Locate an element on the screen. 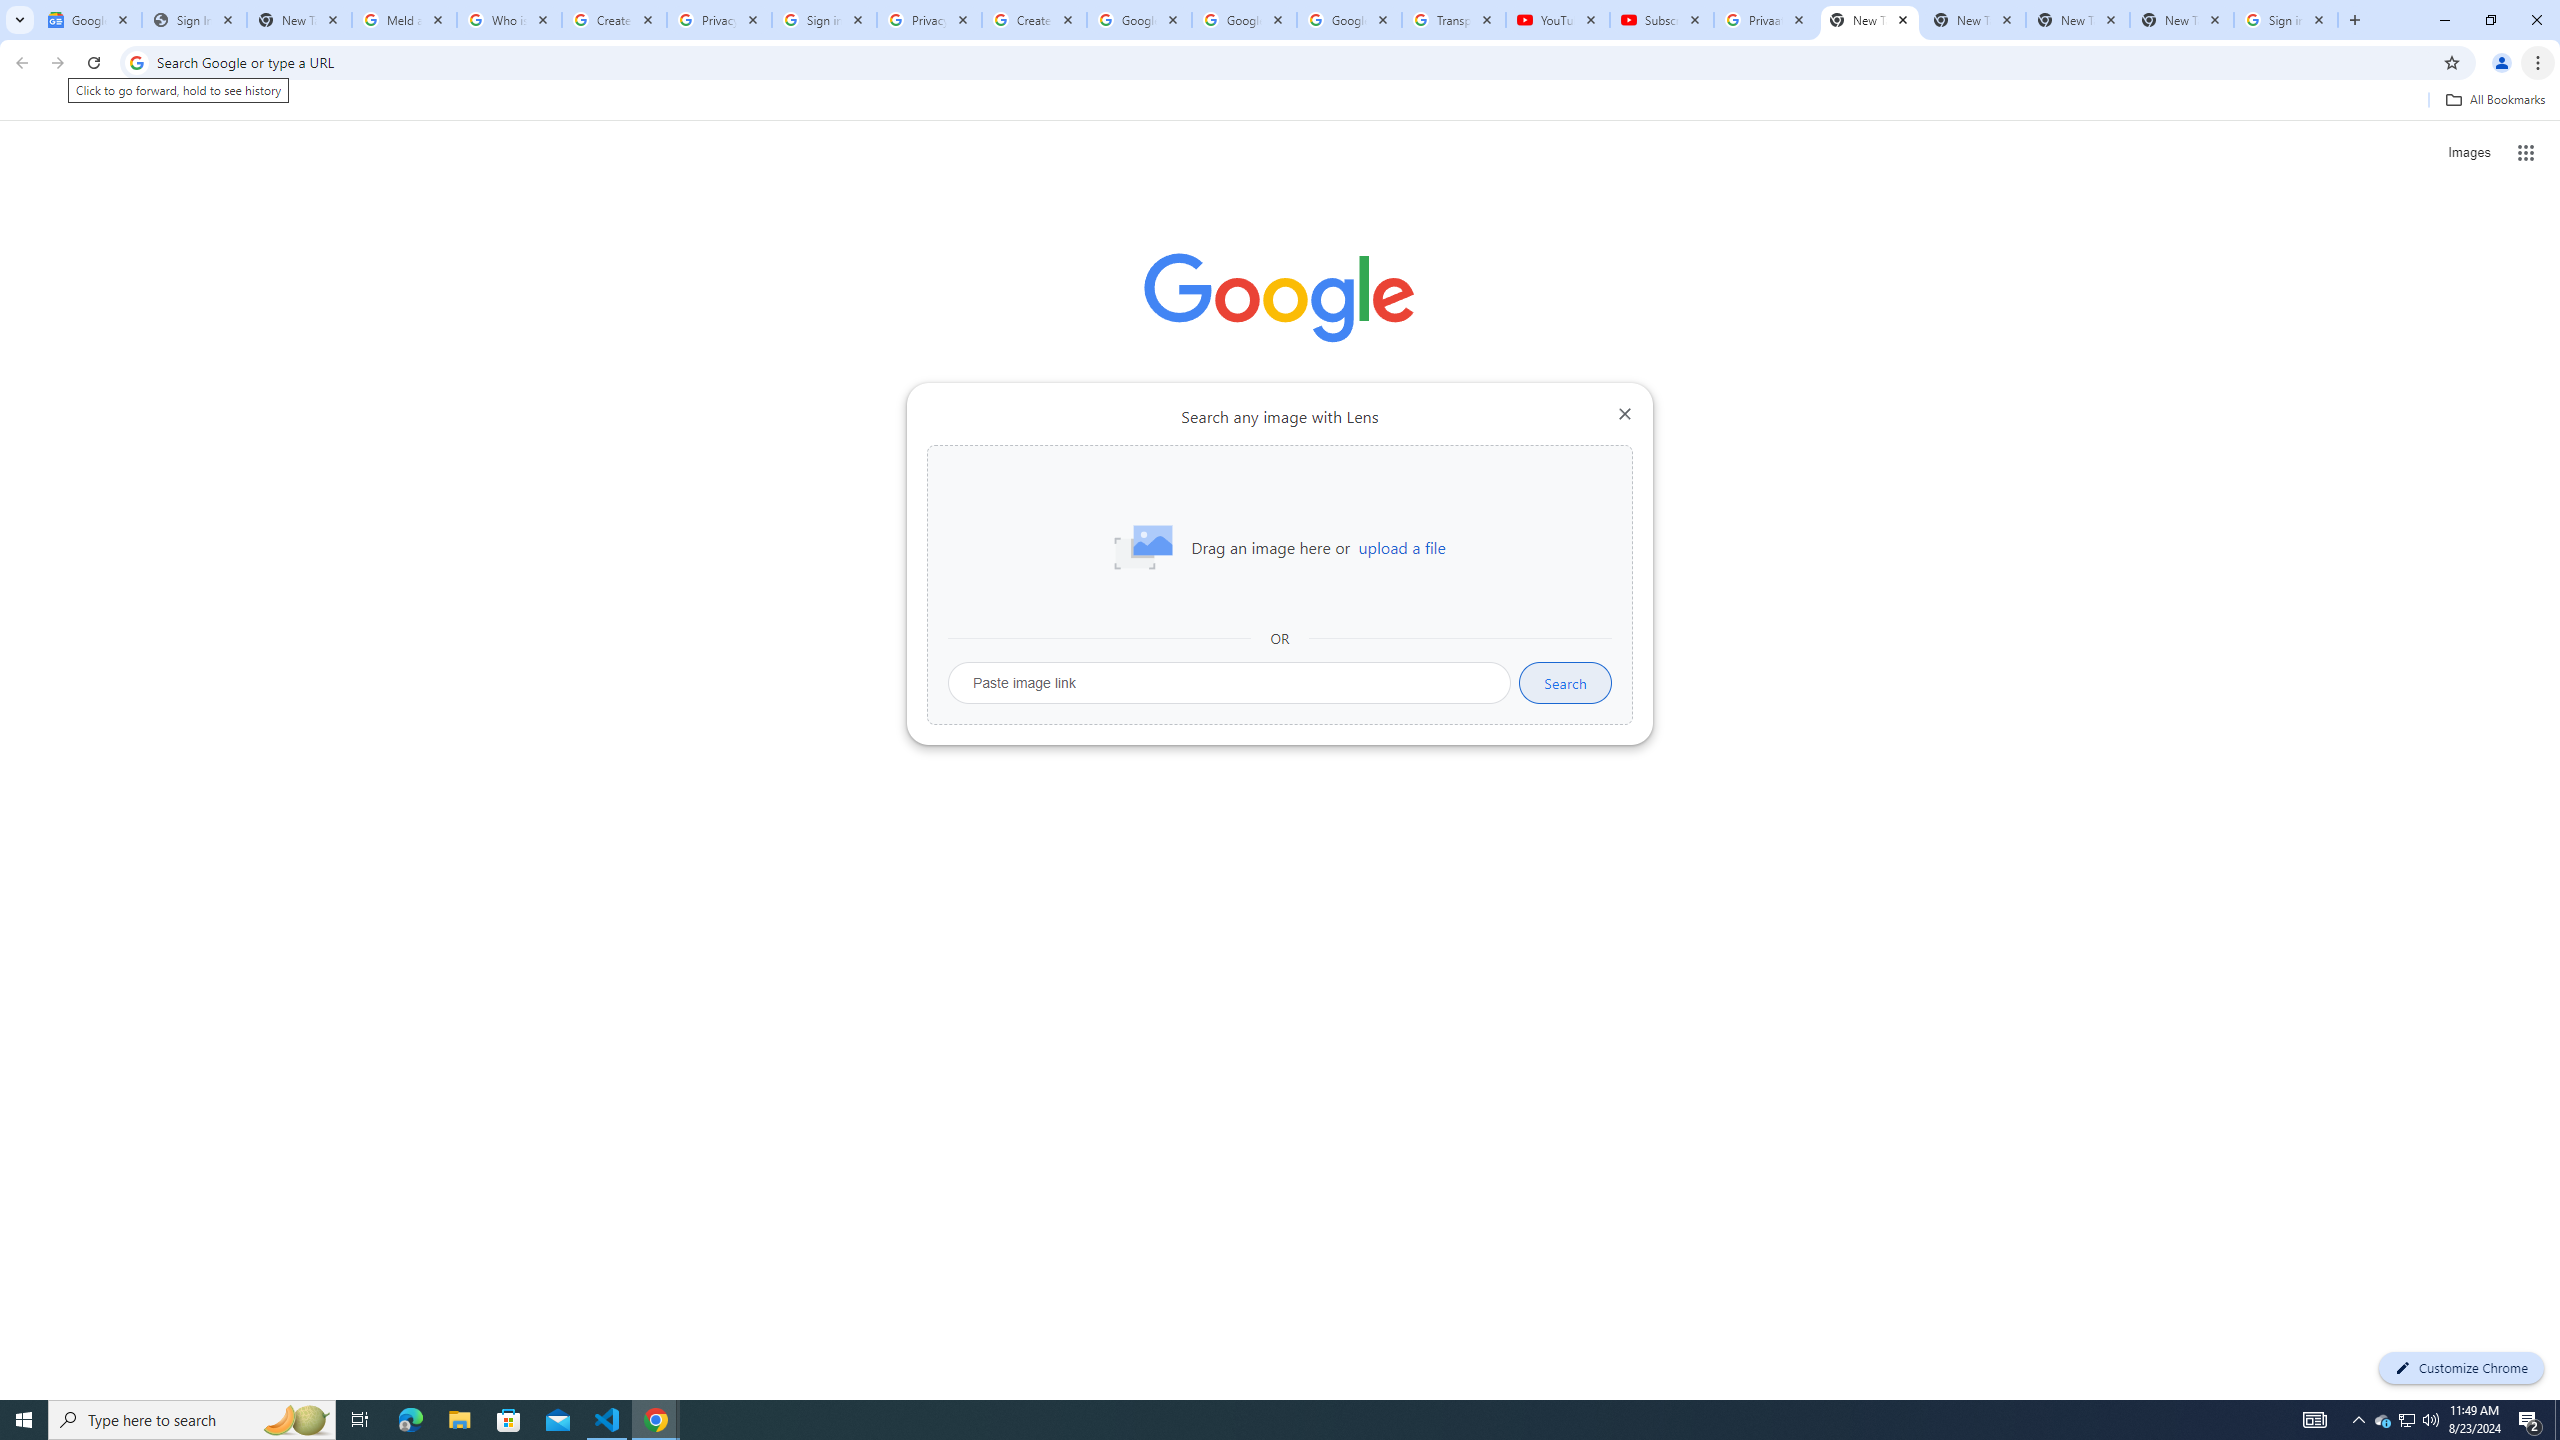  'Create your Google Account' is located at coordinates (1034, 19).